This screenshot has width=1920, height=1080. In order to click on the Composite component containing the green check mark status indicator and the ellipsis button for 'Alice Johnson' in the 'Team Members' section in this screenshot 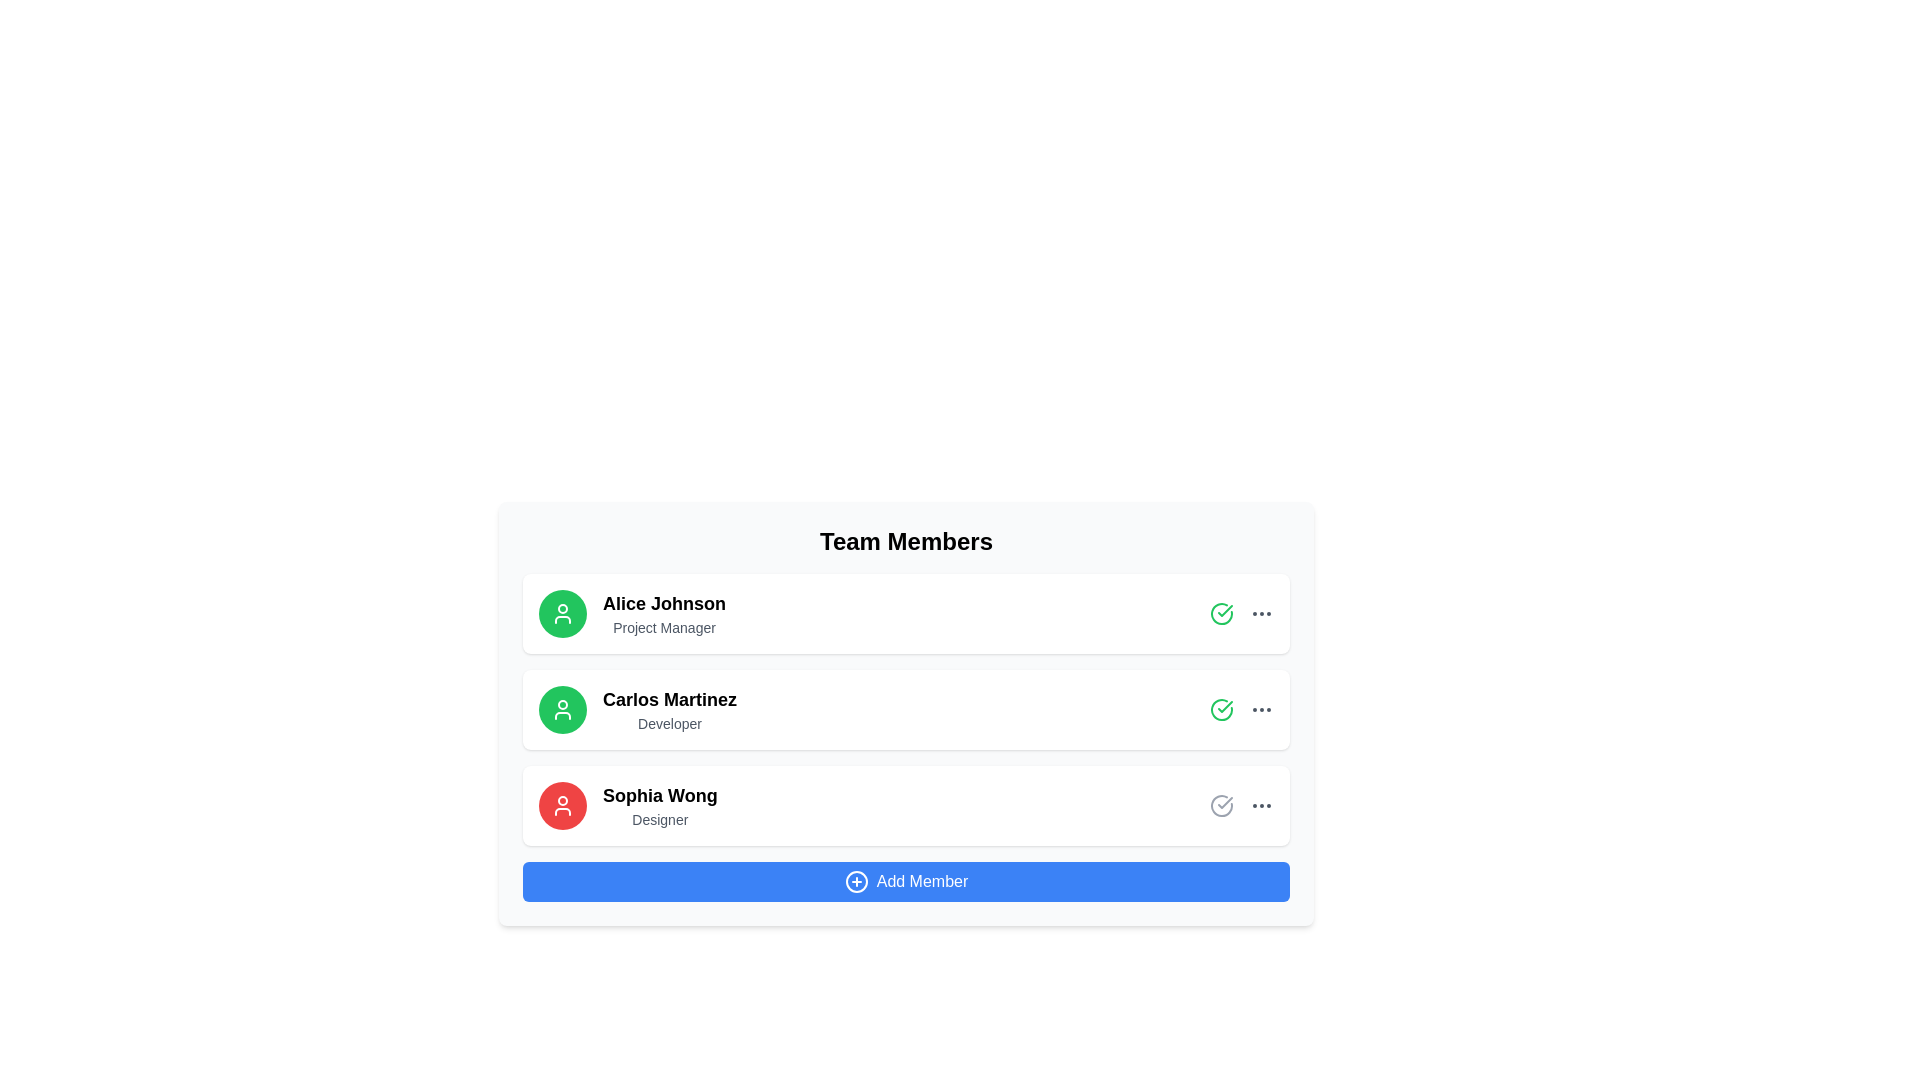, I will do `click(1241, 612)`.